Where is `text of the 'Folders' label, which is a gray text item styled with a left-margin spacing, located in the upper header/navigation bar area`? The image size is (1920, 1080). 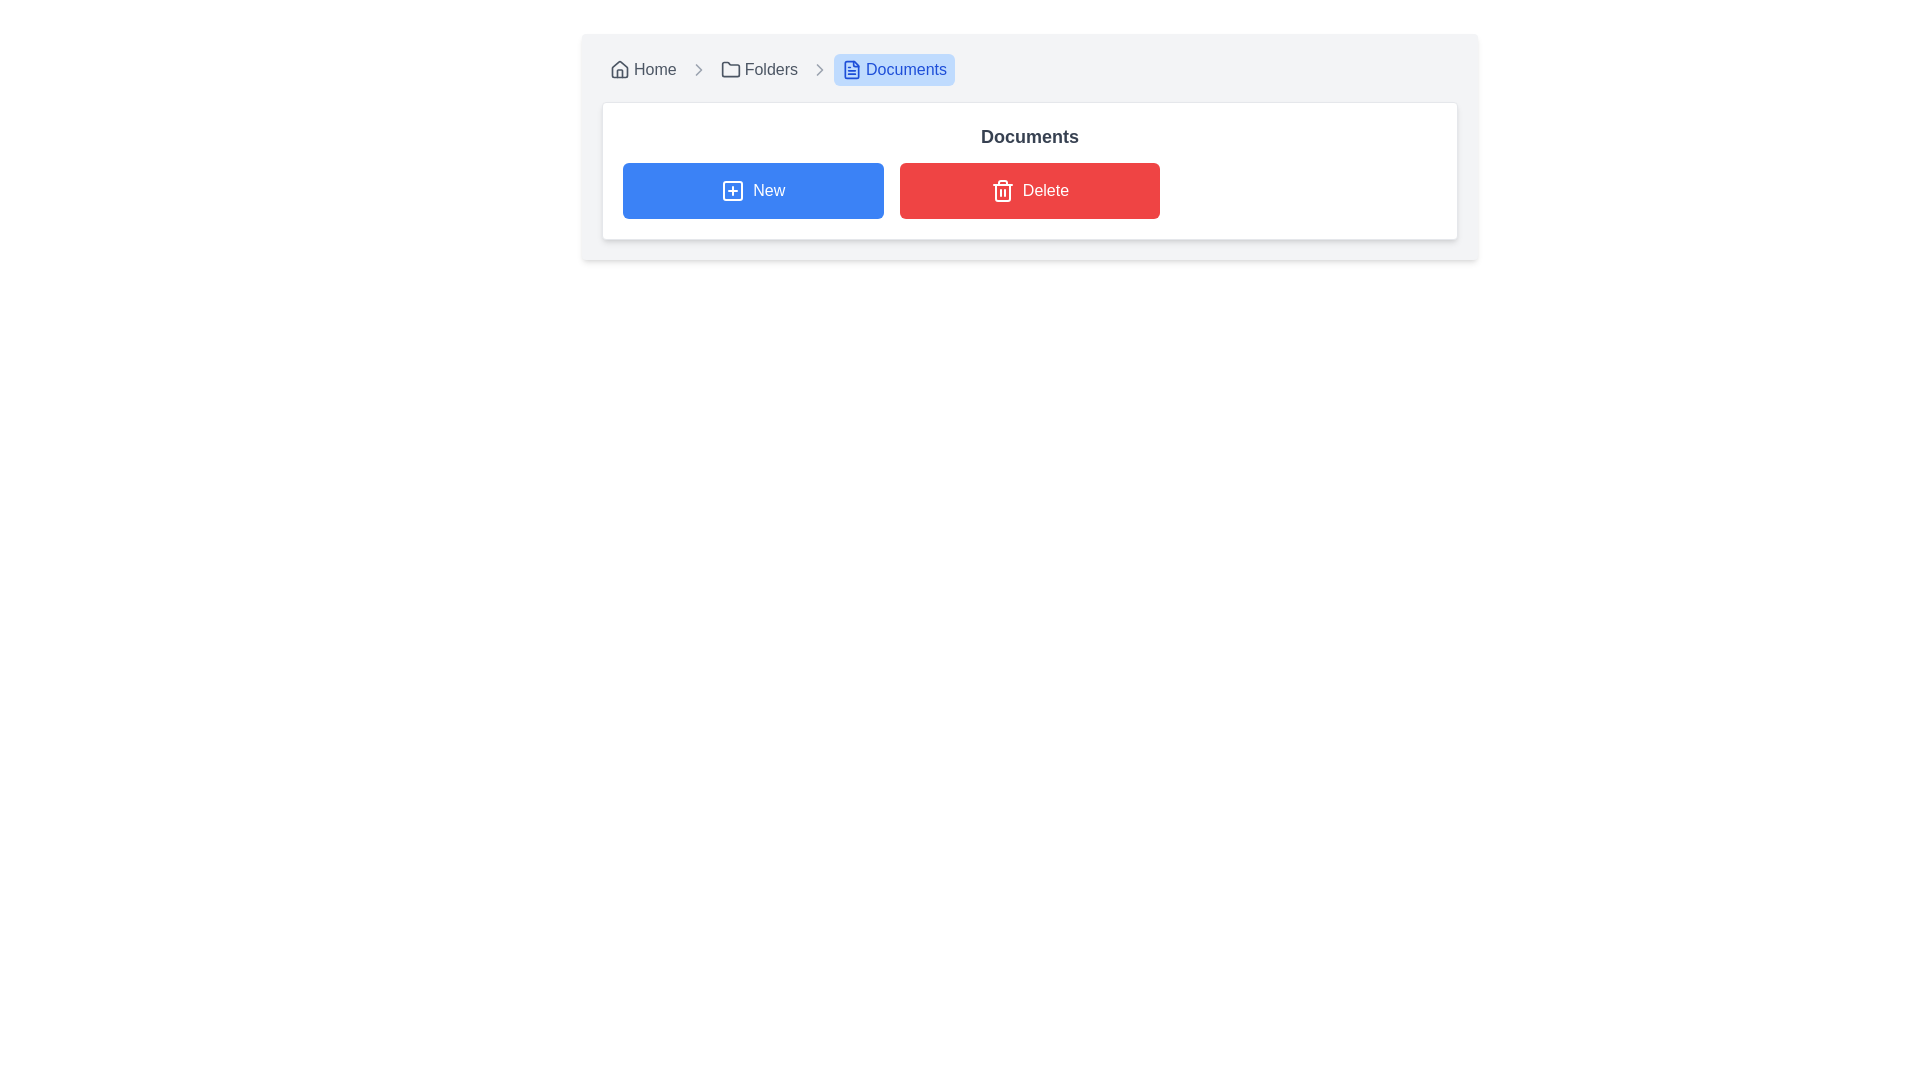 text of the 'Folders' label, which is a gray text item styled with a left-margin spacing, located in the upper header/navigation bar area is located at coordinates (770, 68).